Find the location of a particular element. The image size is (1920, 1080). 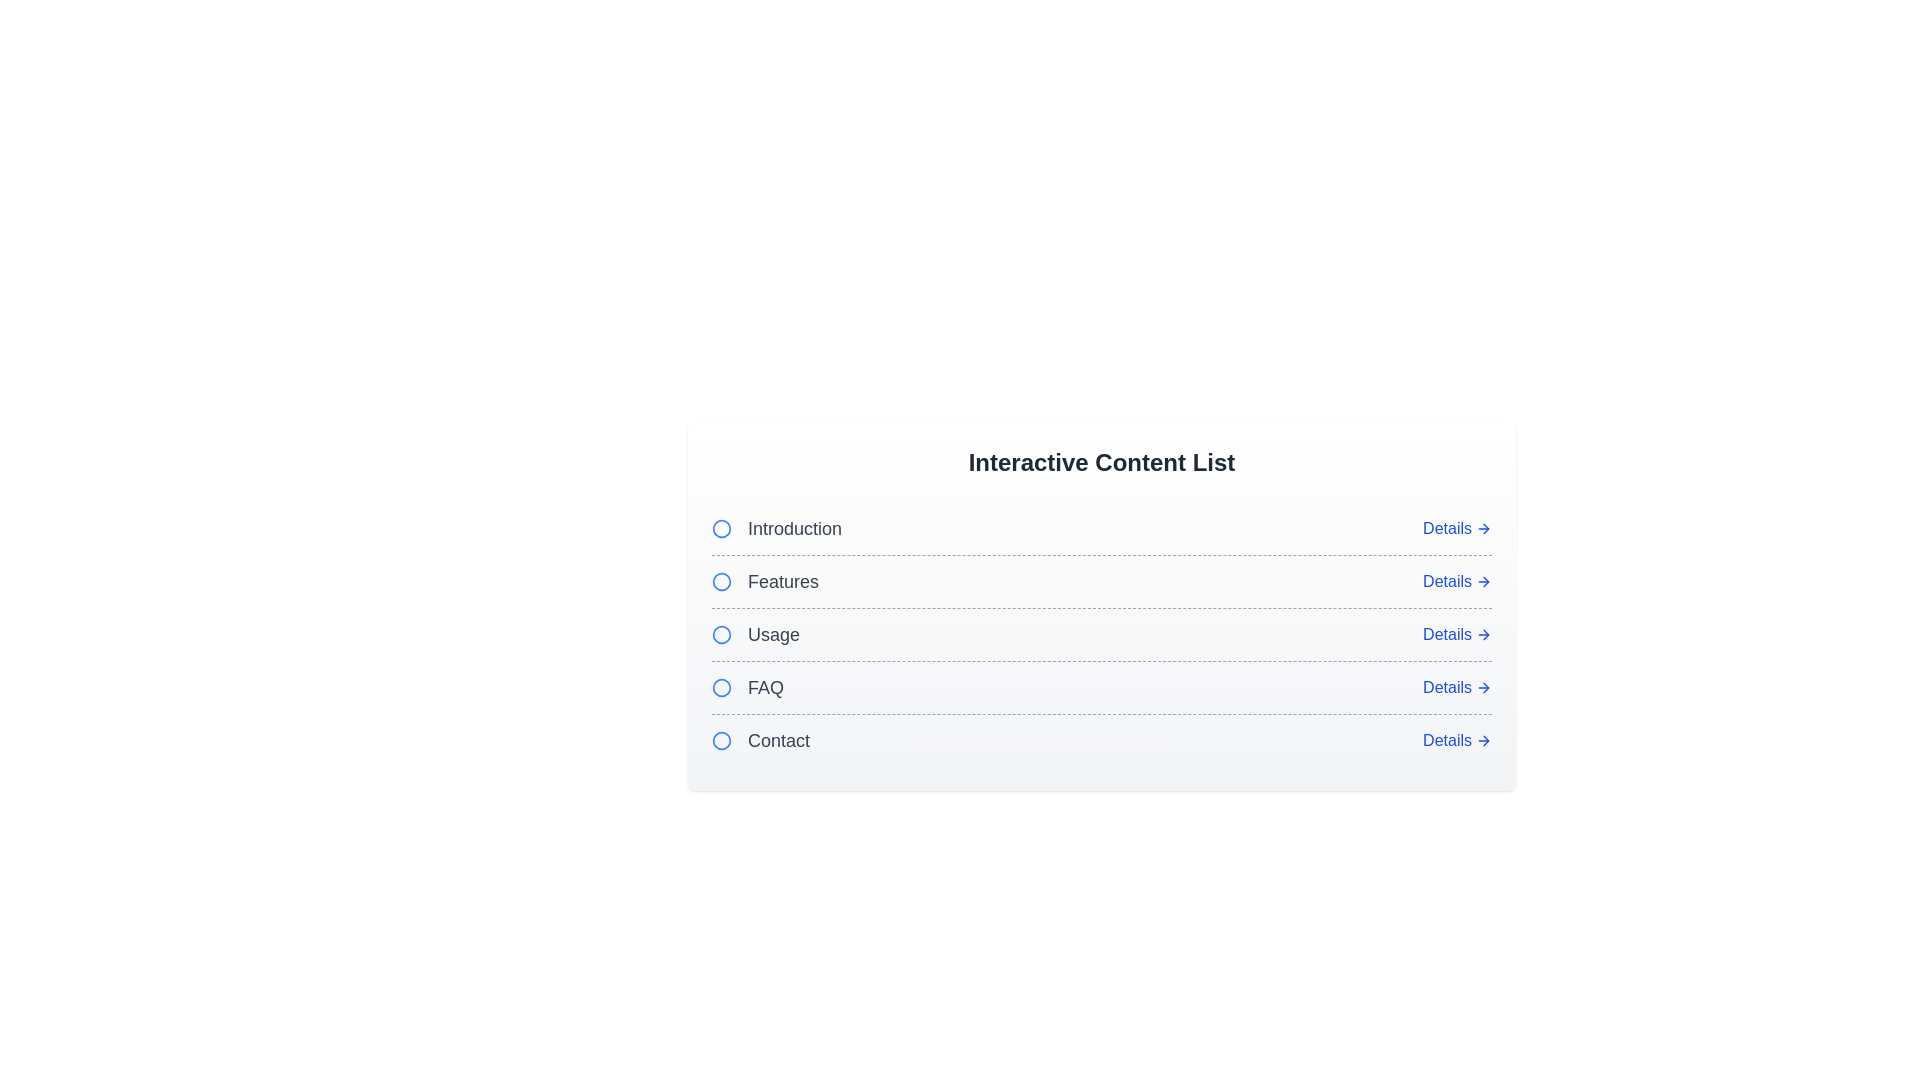

label of the first entry in the list, which is a composite element containing an icon and the text 'Introduction' is located at coordinates (776, 527).